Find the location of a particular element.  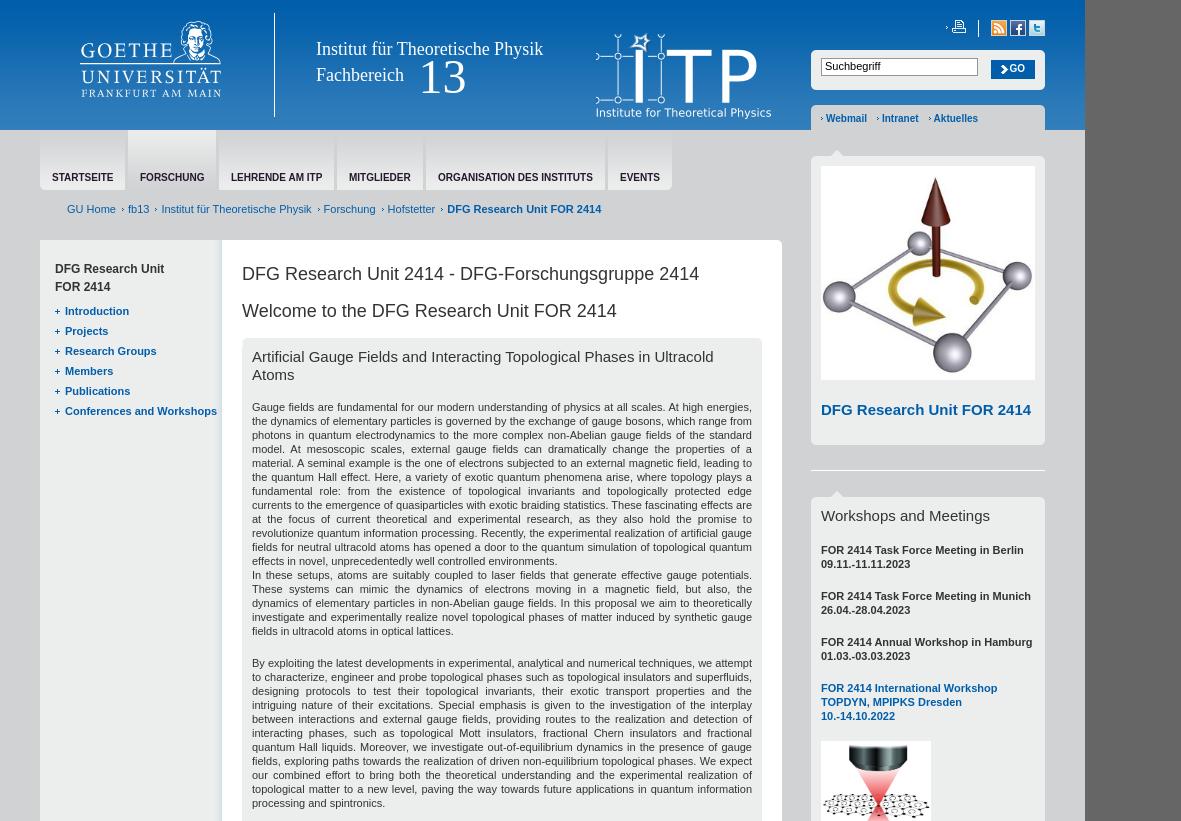

'FOR 2414 Task Force Meeting in Munich' is located at coordinates (926, 595).